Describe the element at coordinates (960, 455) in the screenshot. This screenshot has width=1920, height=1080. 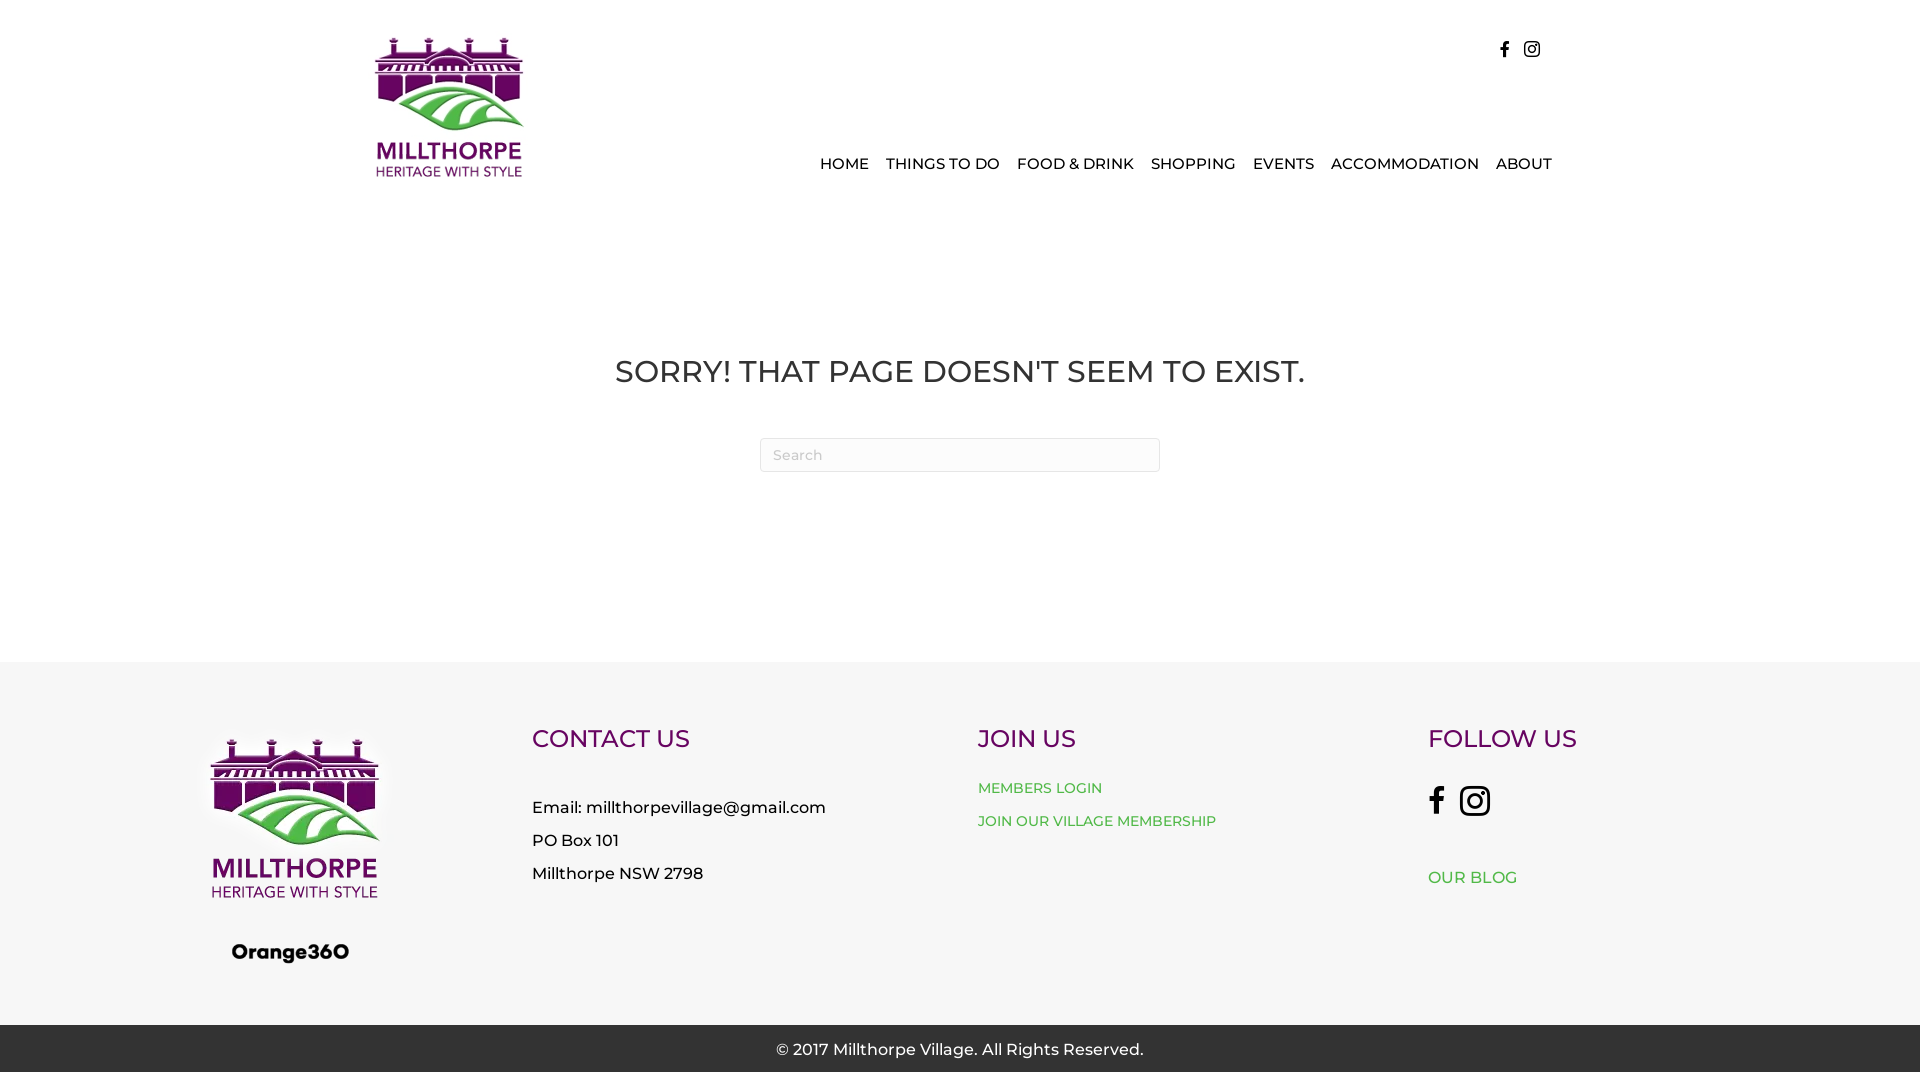
I see `'Type and press Enter to search.'` at that location.